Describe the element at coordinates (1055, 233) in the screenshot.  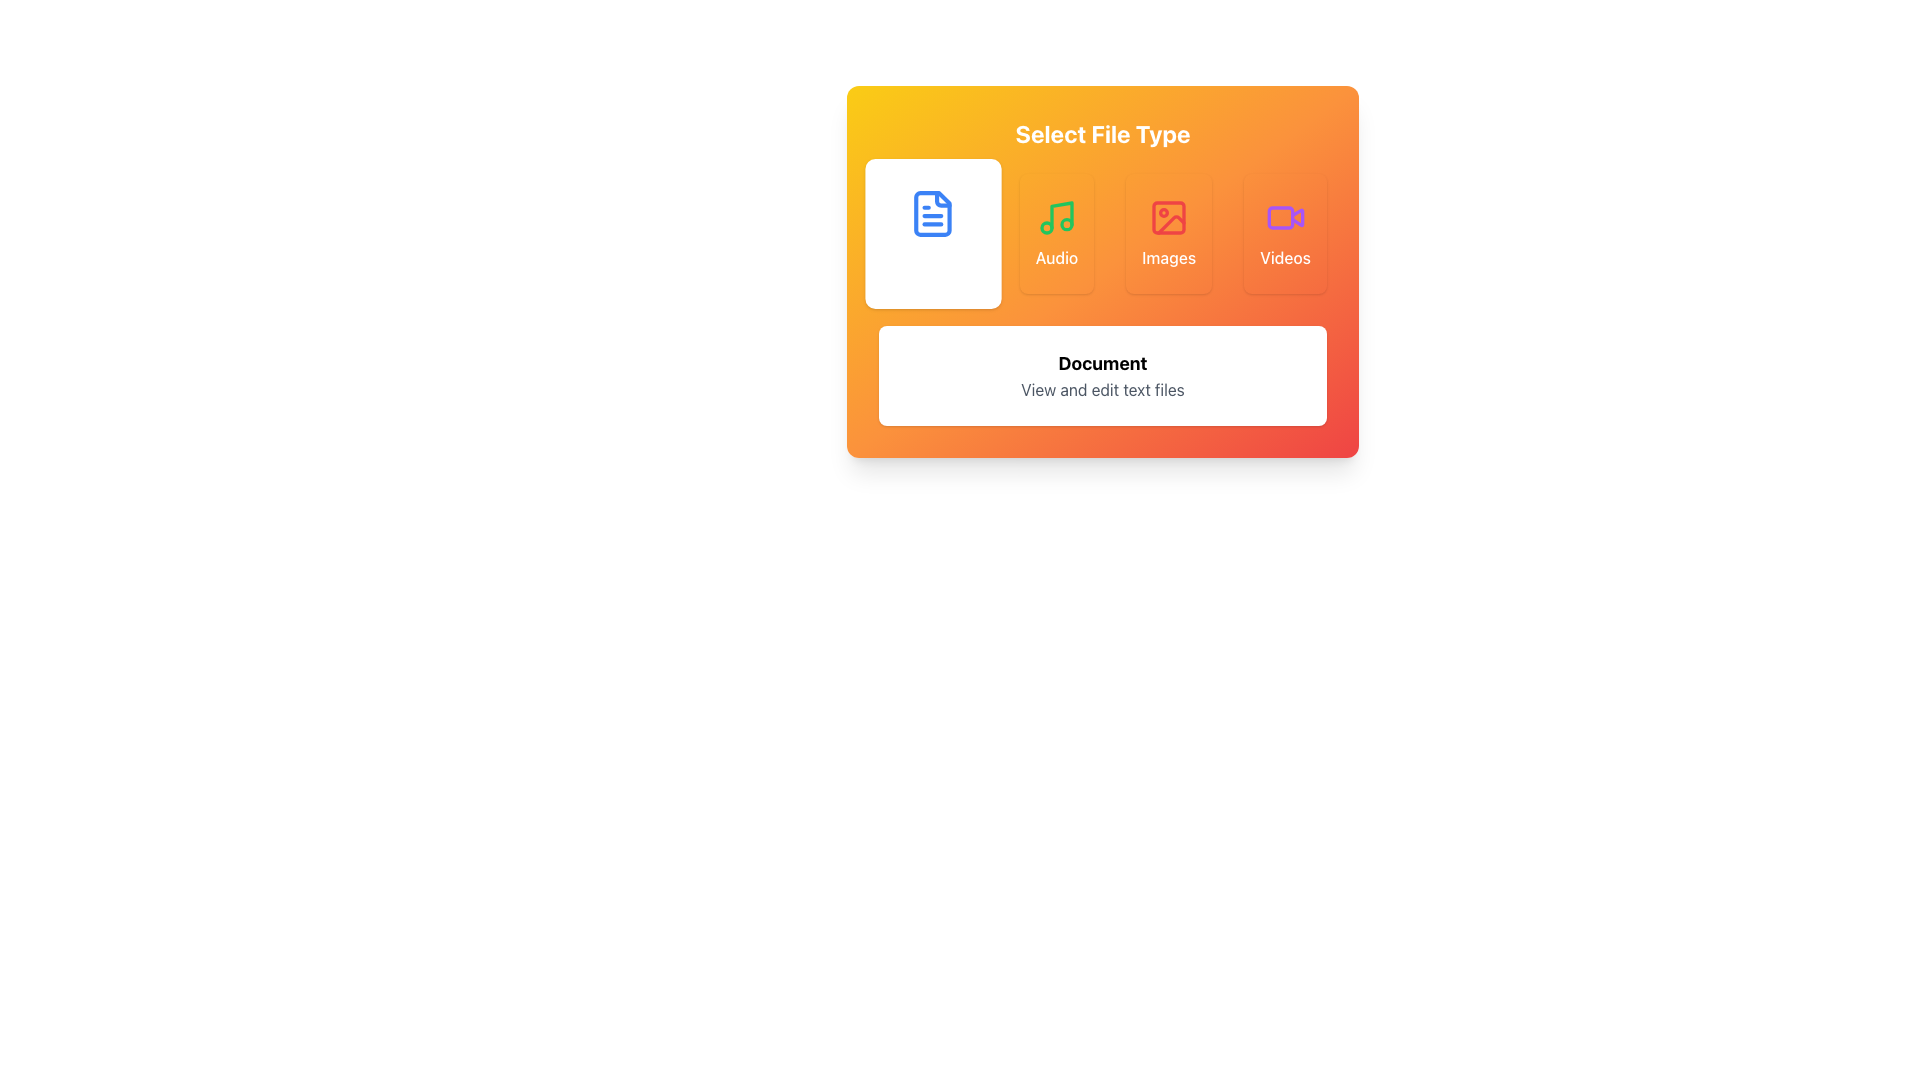
I see `the 'Audio' file type preference button, which is the second button from the left in a horizontal row of four buttons, located between the 'Document' and 'Images' buttons` at that location.